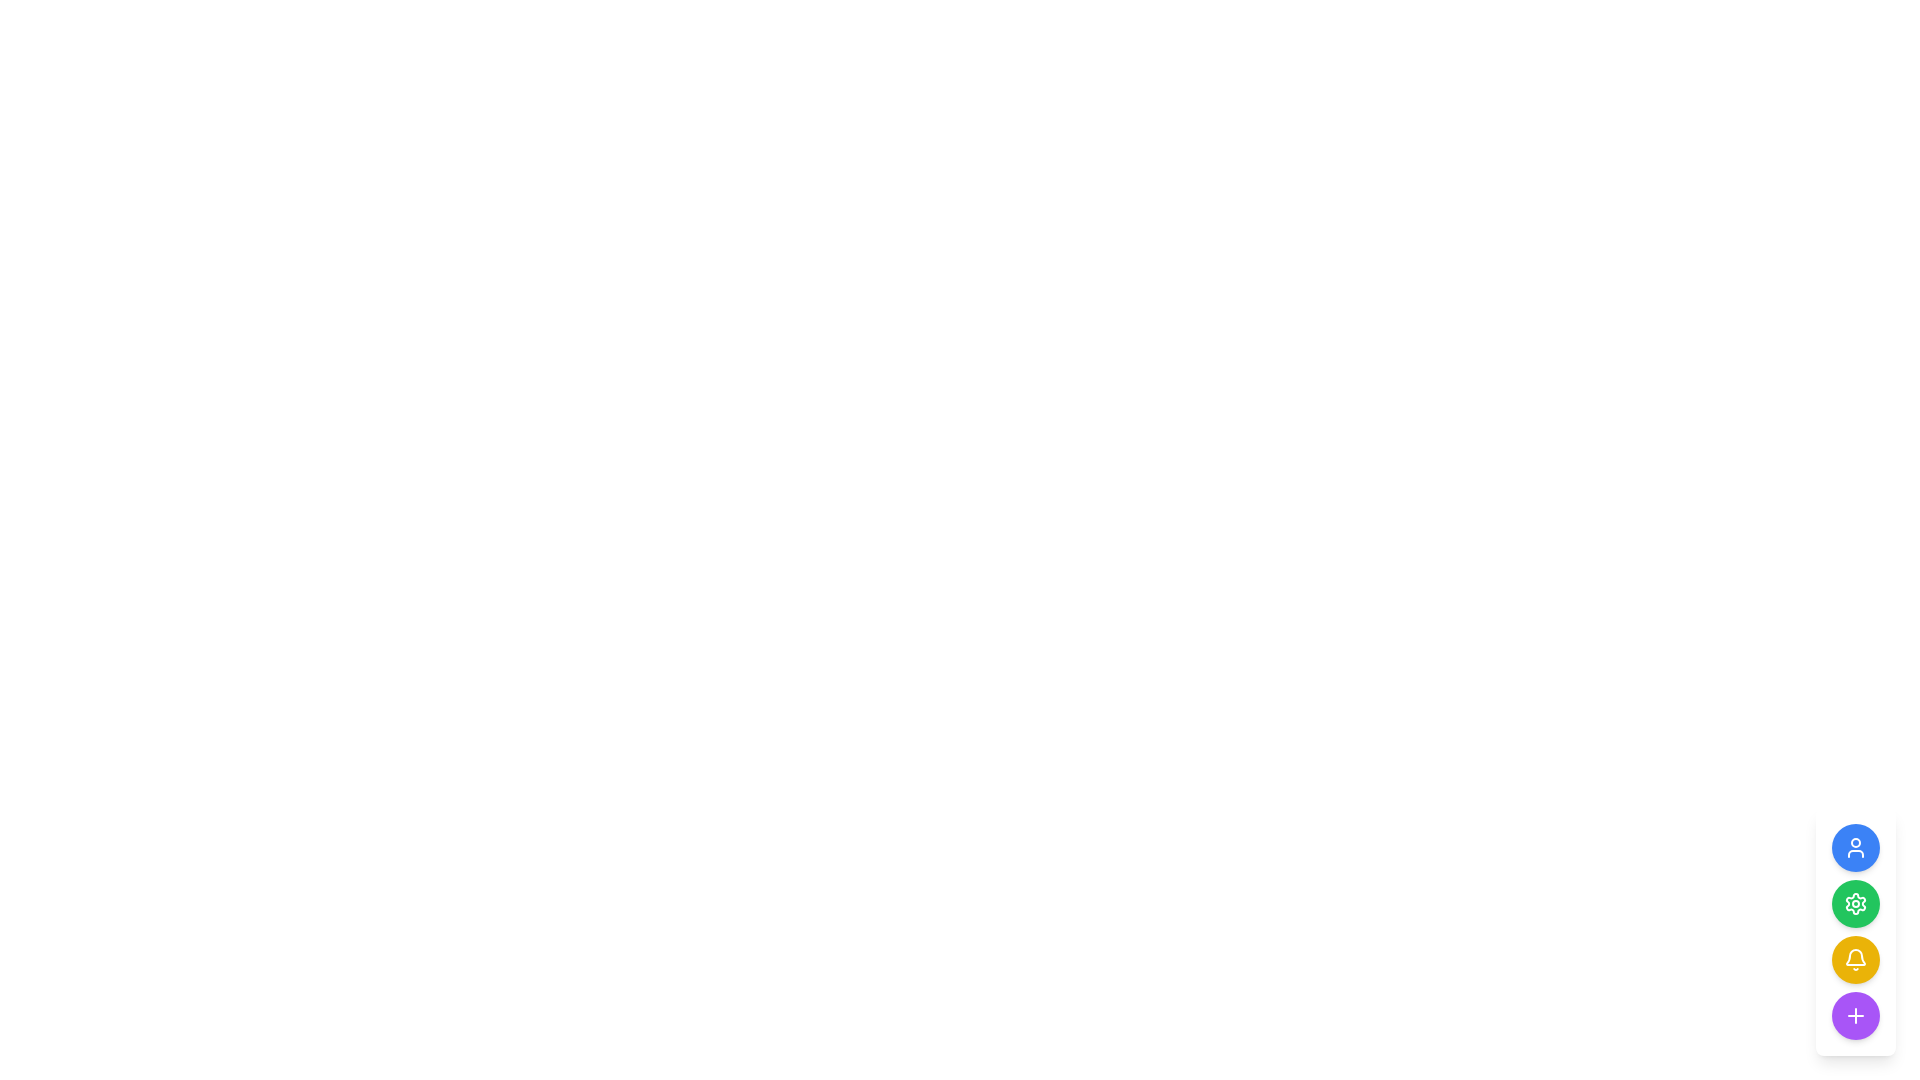 This screenshot has height=1080, width=1920. Describe the element at coordinates (1855, 903) in the screenshot. I see `the settings icon located inside the second green button from the top in the vertical stack of buttons on the right side of the interface` at that location.